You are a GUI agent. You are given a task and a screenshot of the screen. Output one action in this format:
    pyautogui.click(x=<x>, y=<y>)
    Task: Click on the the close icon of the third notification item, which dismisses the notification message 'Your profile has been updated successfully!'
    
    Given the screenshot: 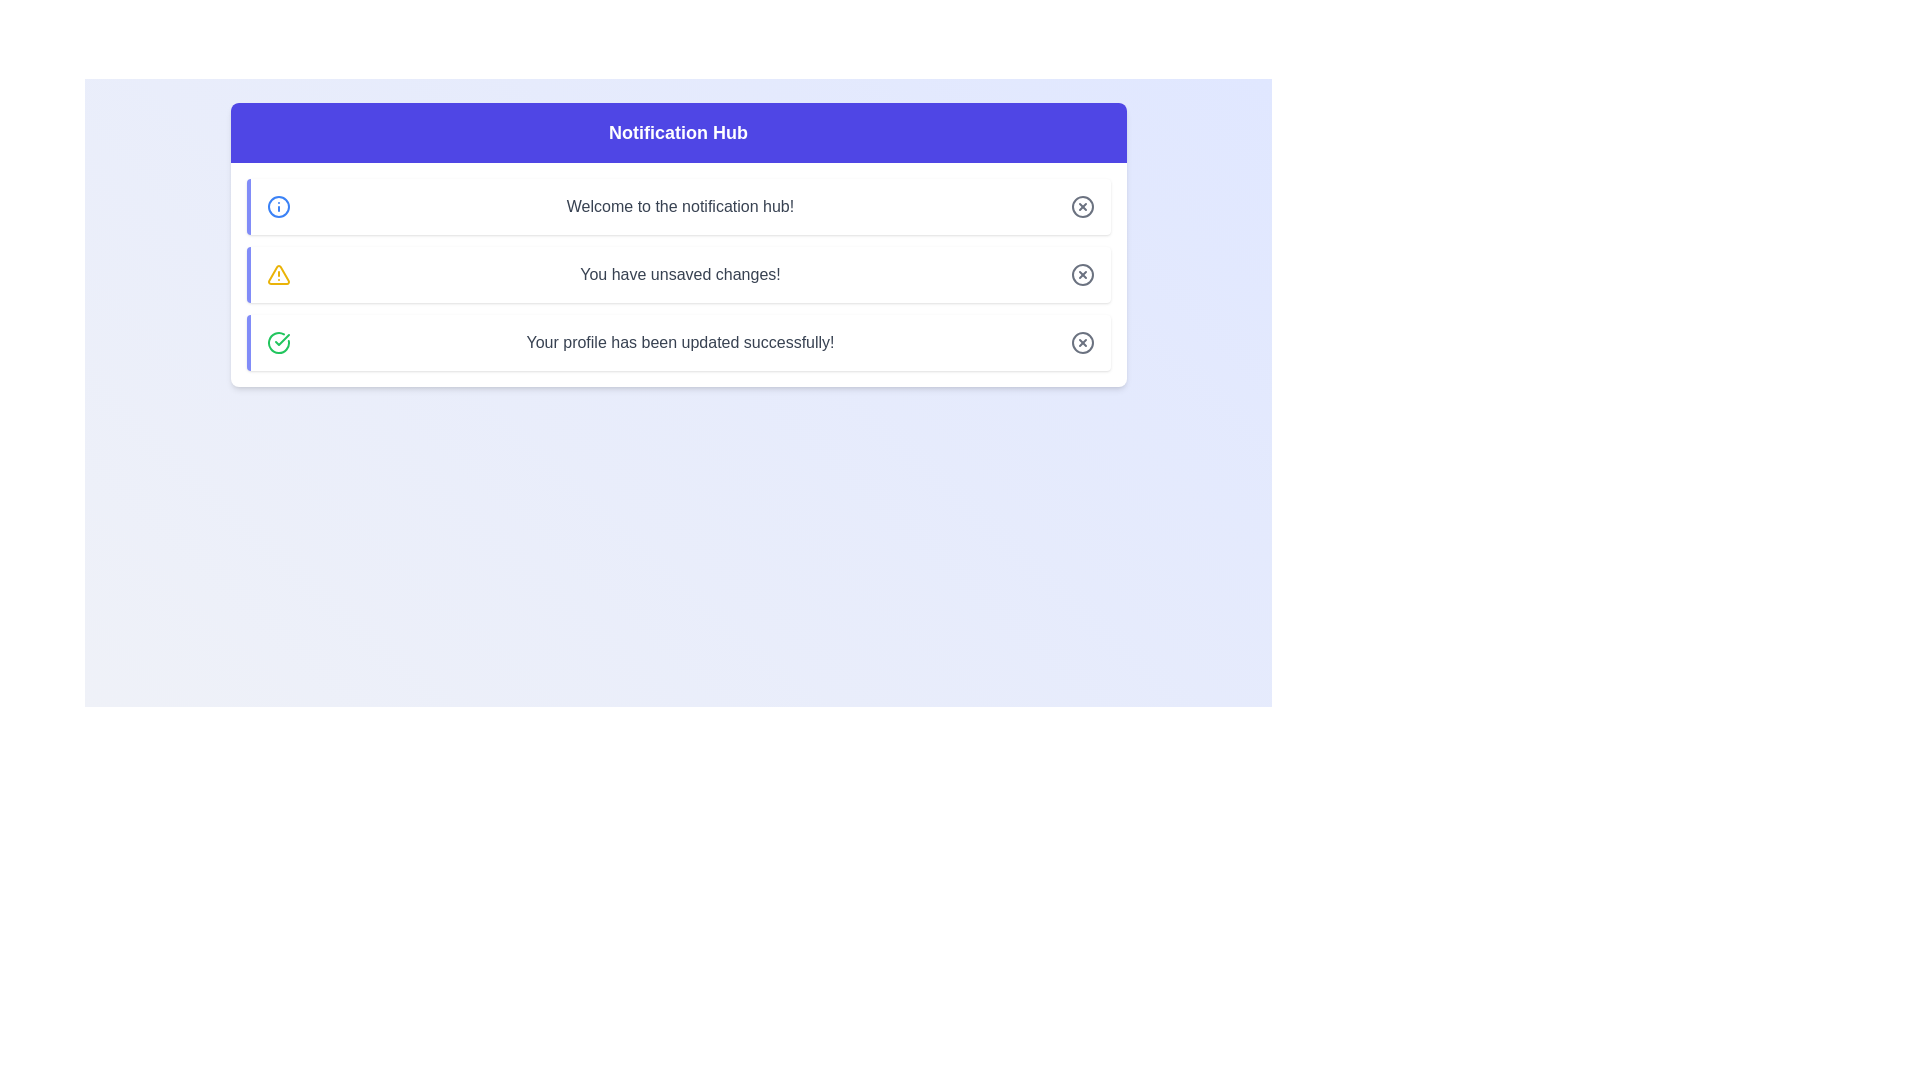 What is the action you would take?
    pyautogui.click(x=1081, y=342)
    